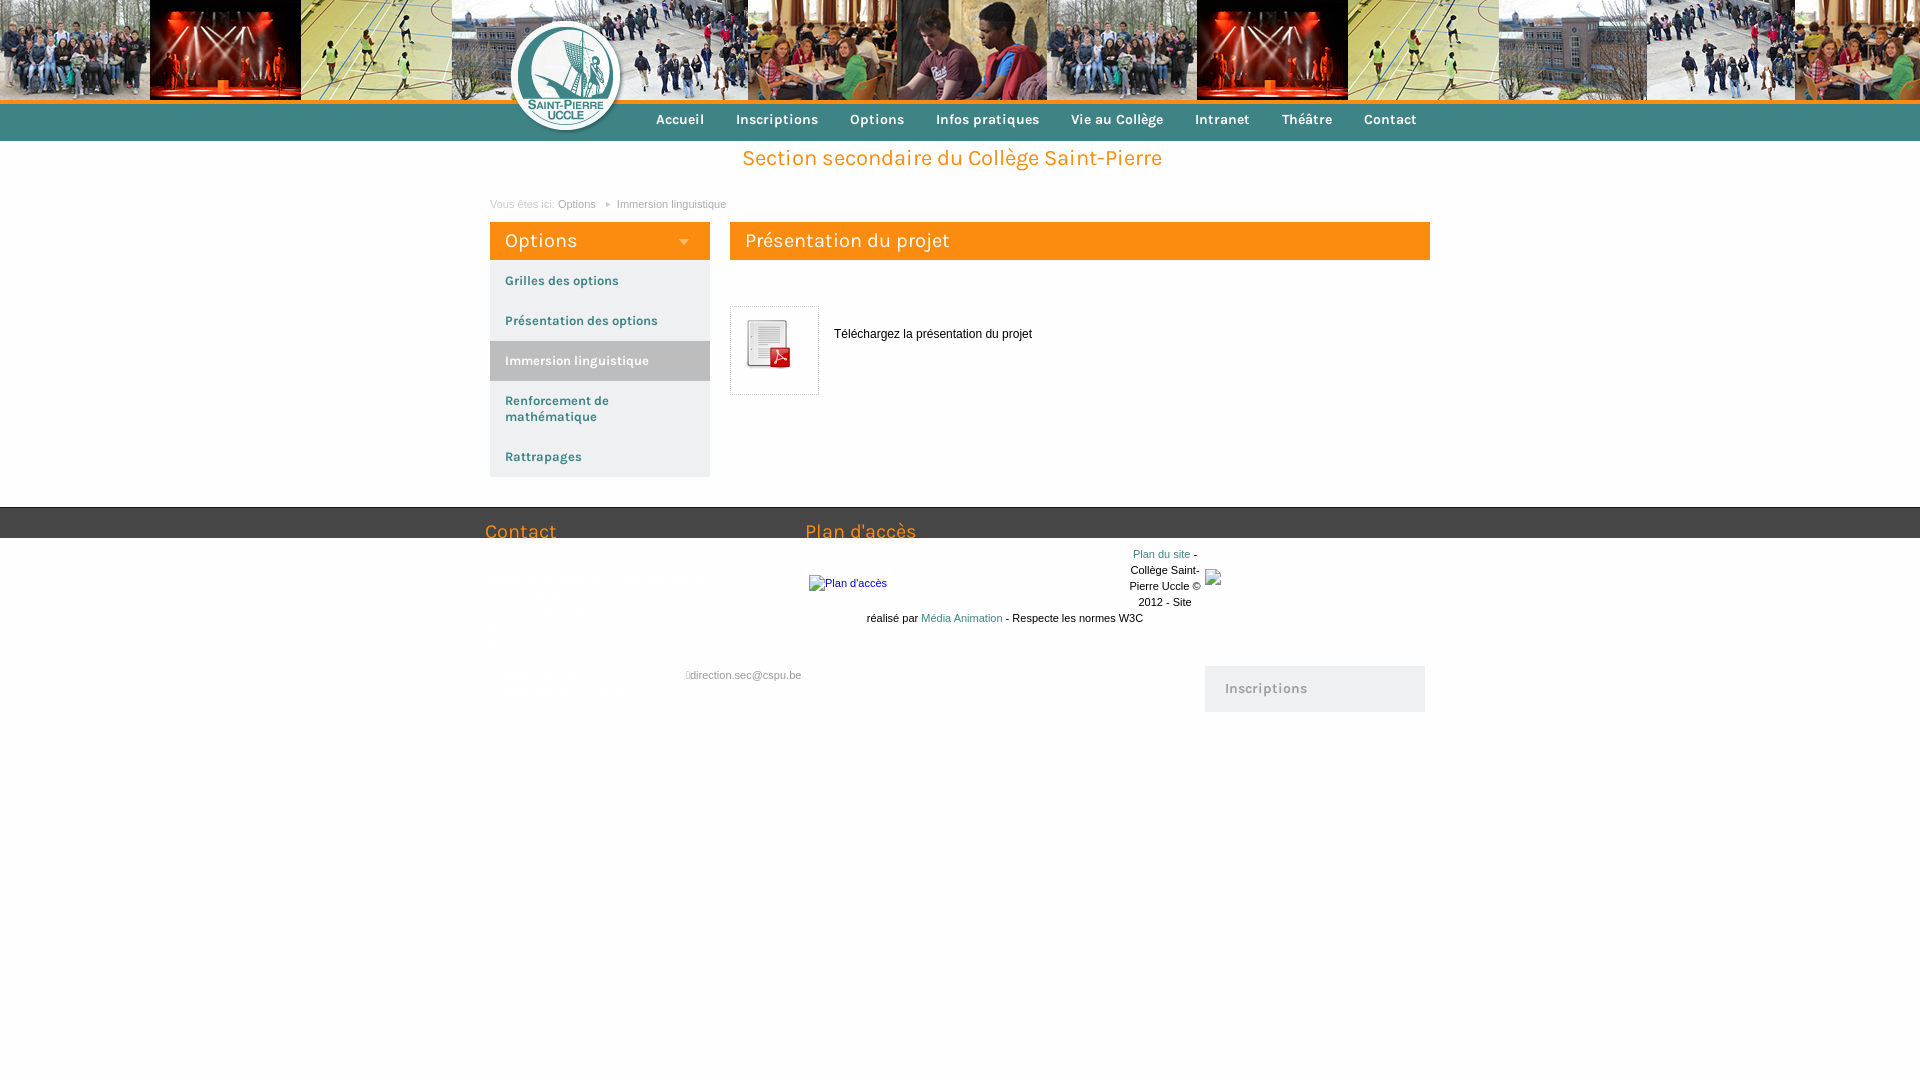  Describe the element at coordinates (742, 675) in the screenshot. I see `'direction.sec@cspu.be'` at that location.